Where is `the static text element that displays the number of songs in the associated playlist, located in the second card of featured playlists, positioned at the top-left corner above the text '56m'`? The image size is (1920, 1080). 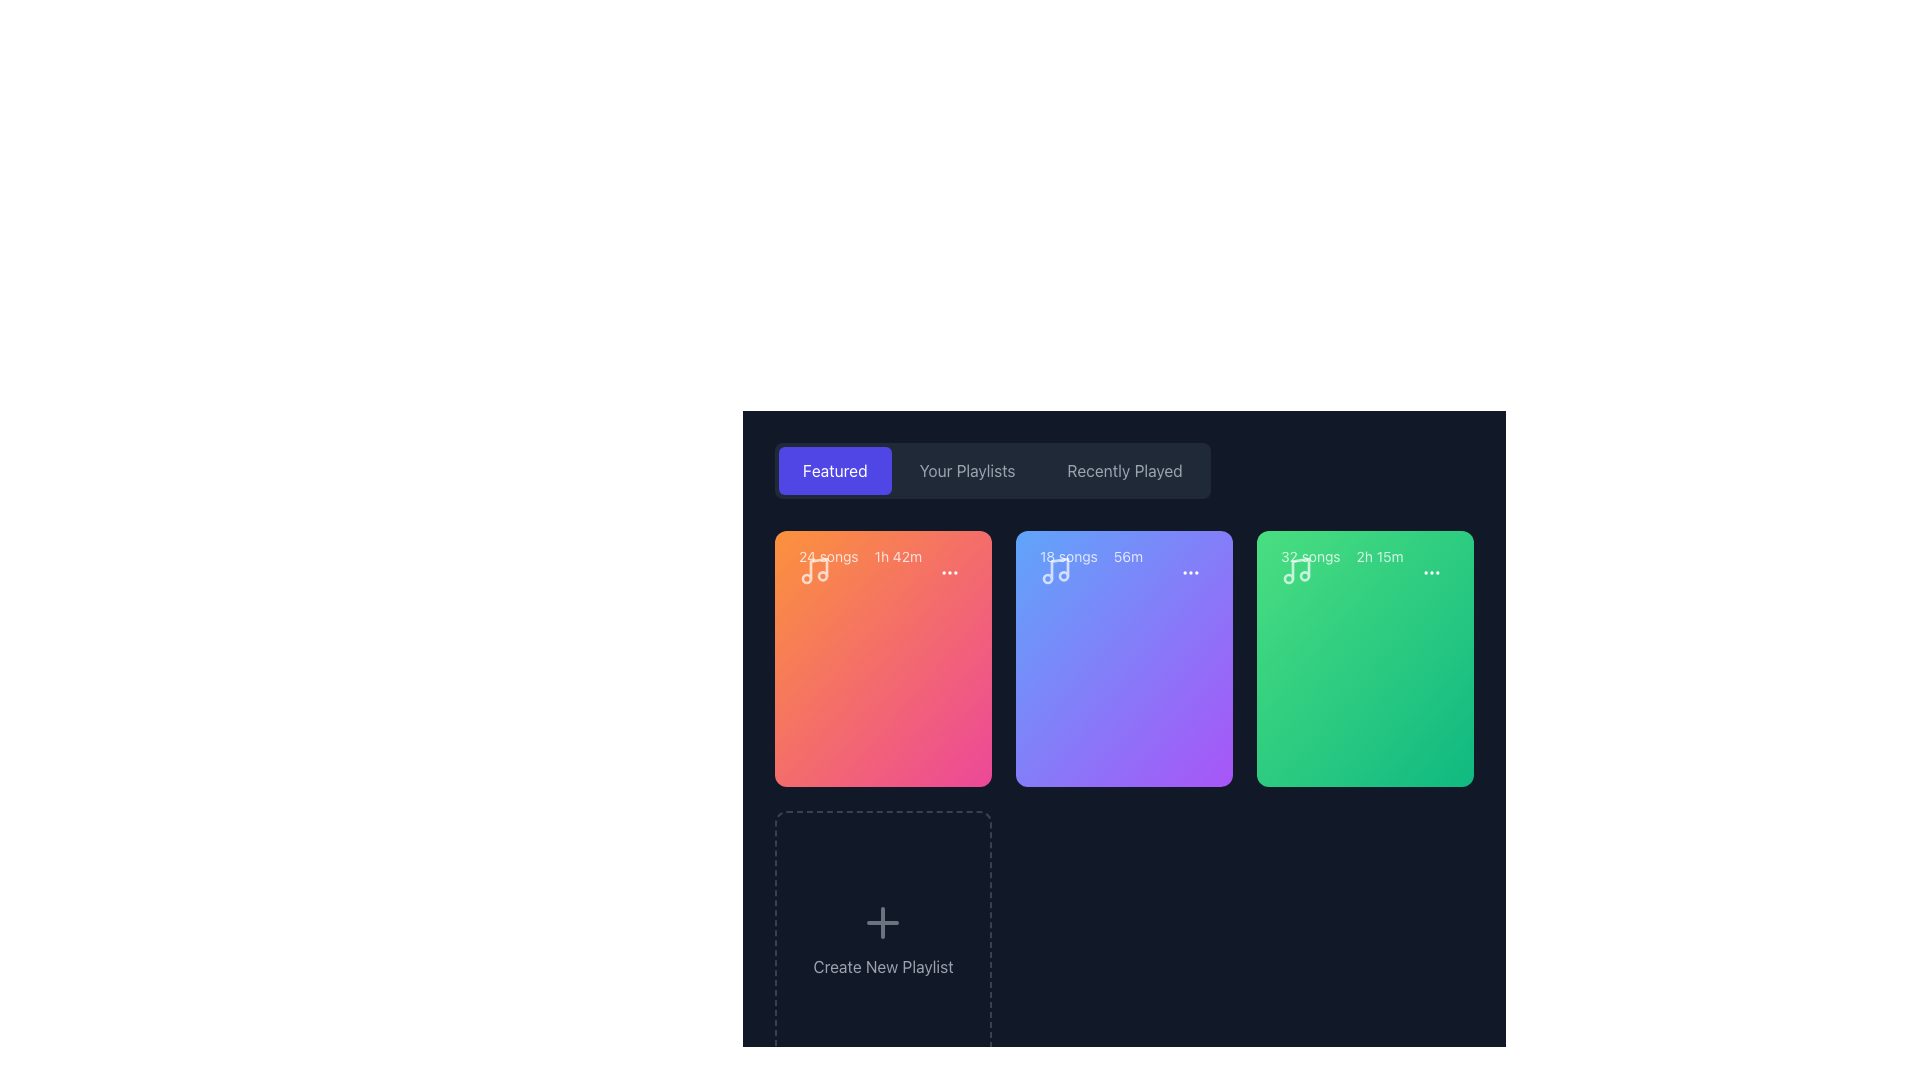
the static text element that displays the number of songs in the associated playlist, located in the second card of featured playlists, positioned at the top-left corner above the text '56m' is located at coordinates (1067, 556).